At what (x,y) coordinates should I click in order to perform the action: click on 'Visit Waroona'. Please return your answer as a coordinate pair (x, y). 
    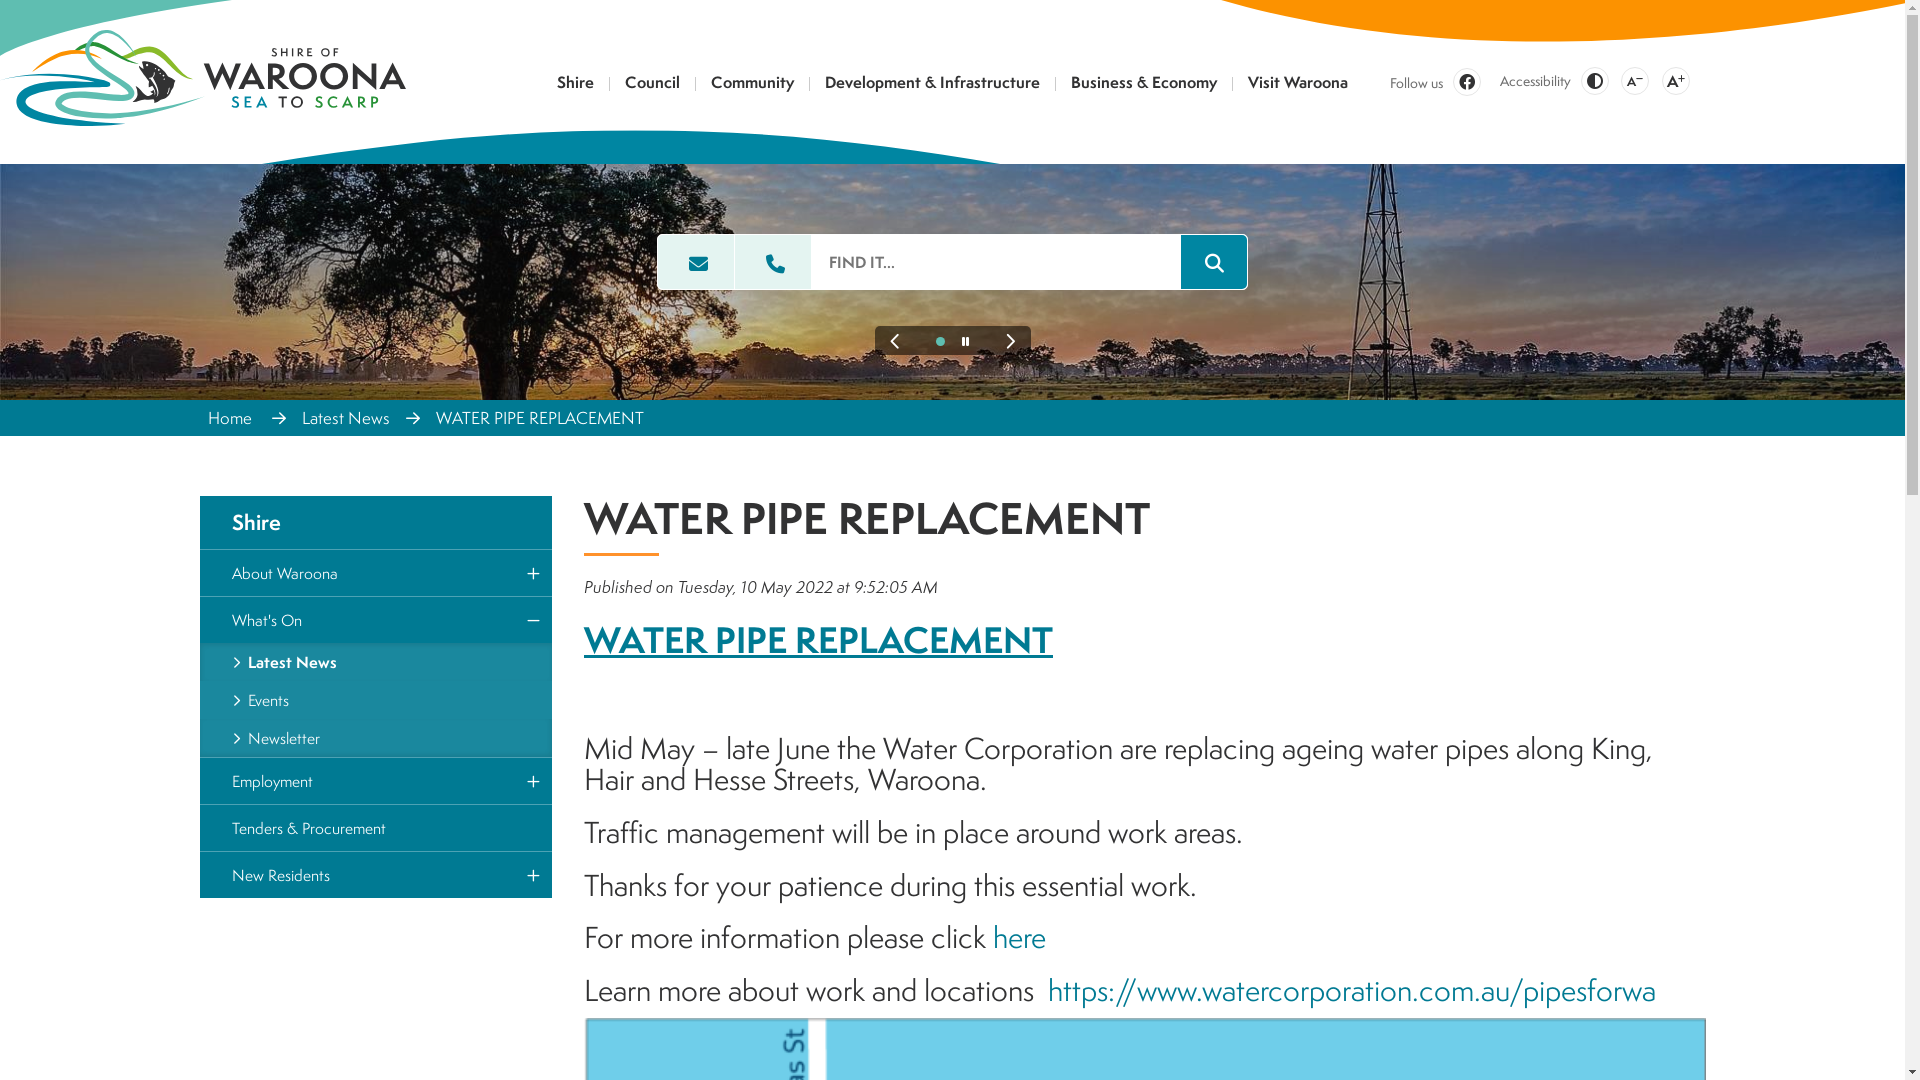
    Looking at the image, I should click on (1297, 87).